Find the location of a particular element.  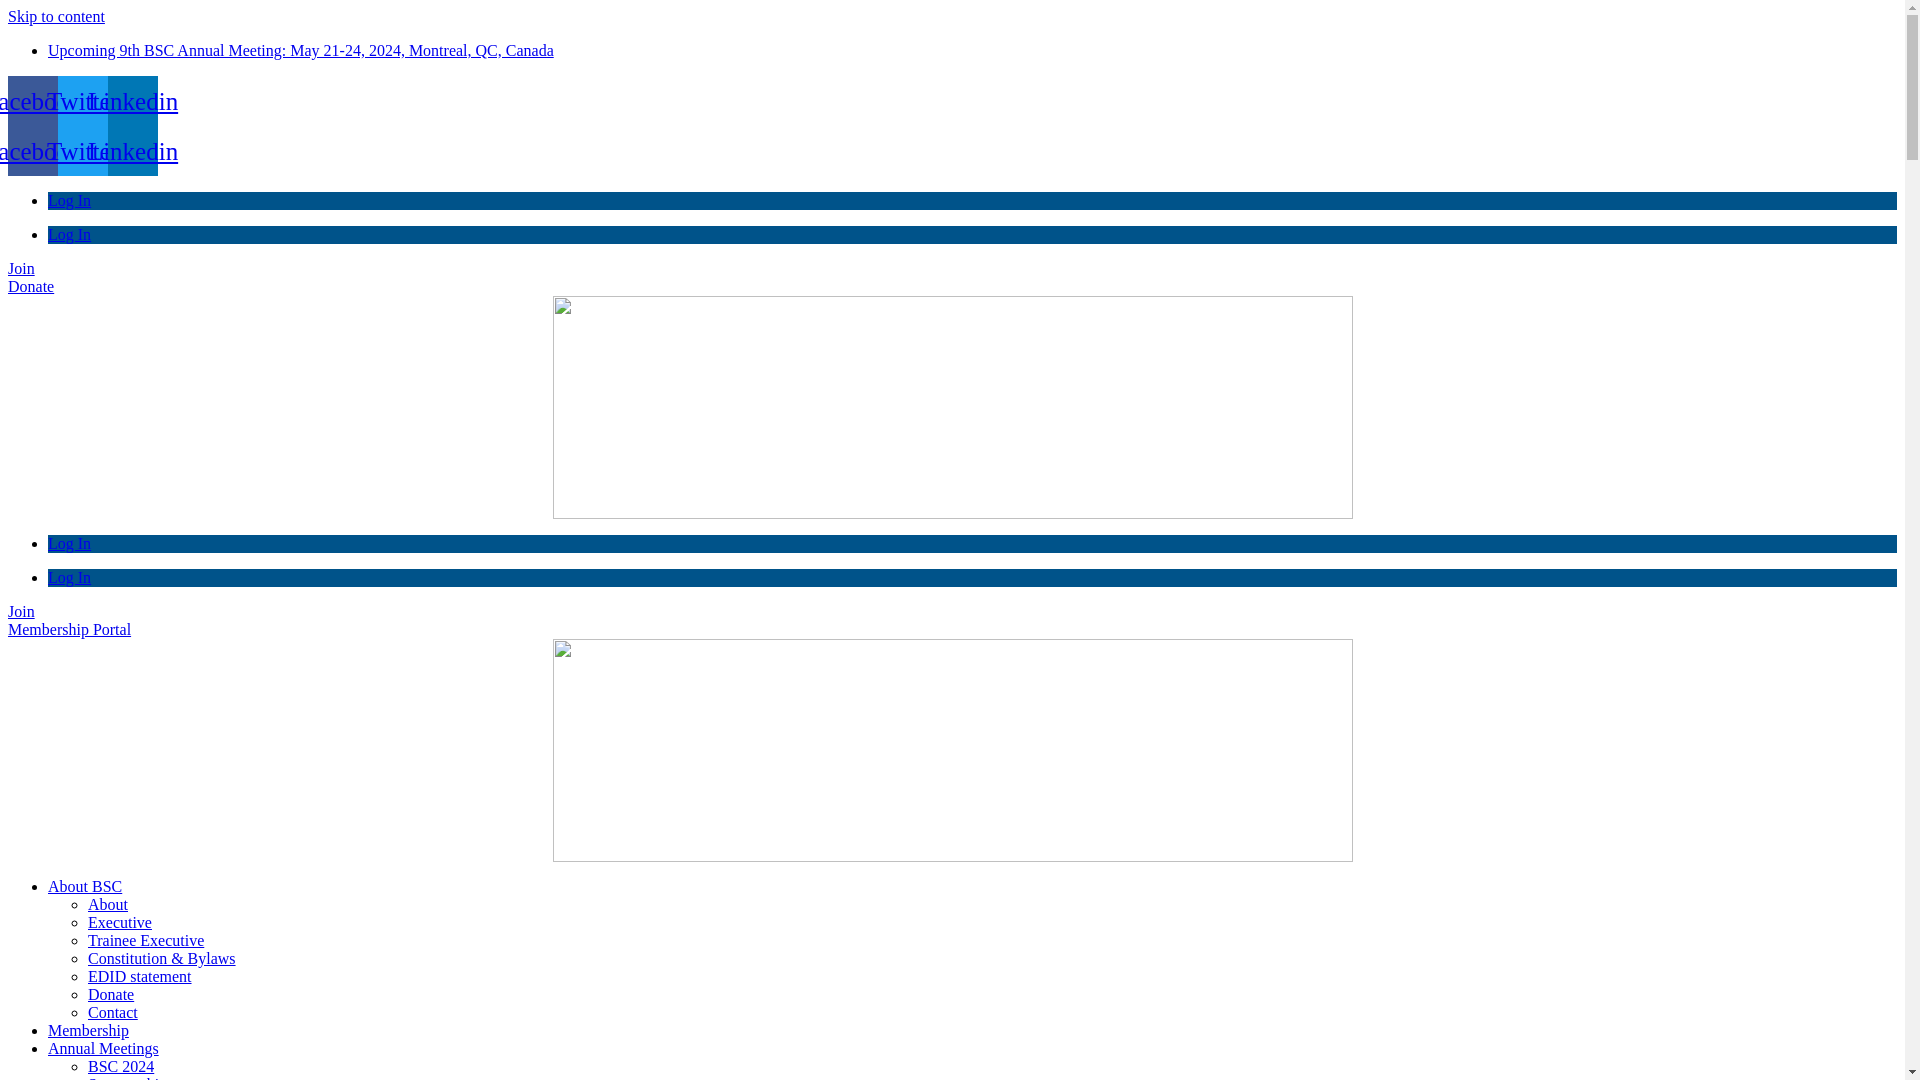

'Linkedin' is located at coordinates (132, 100).